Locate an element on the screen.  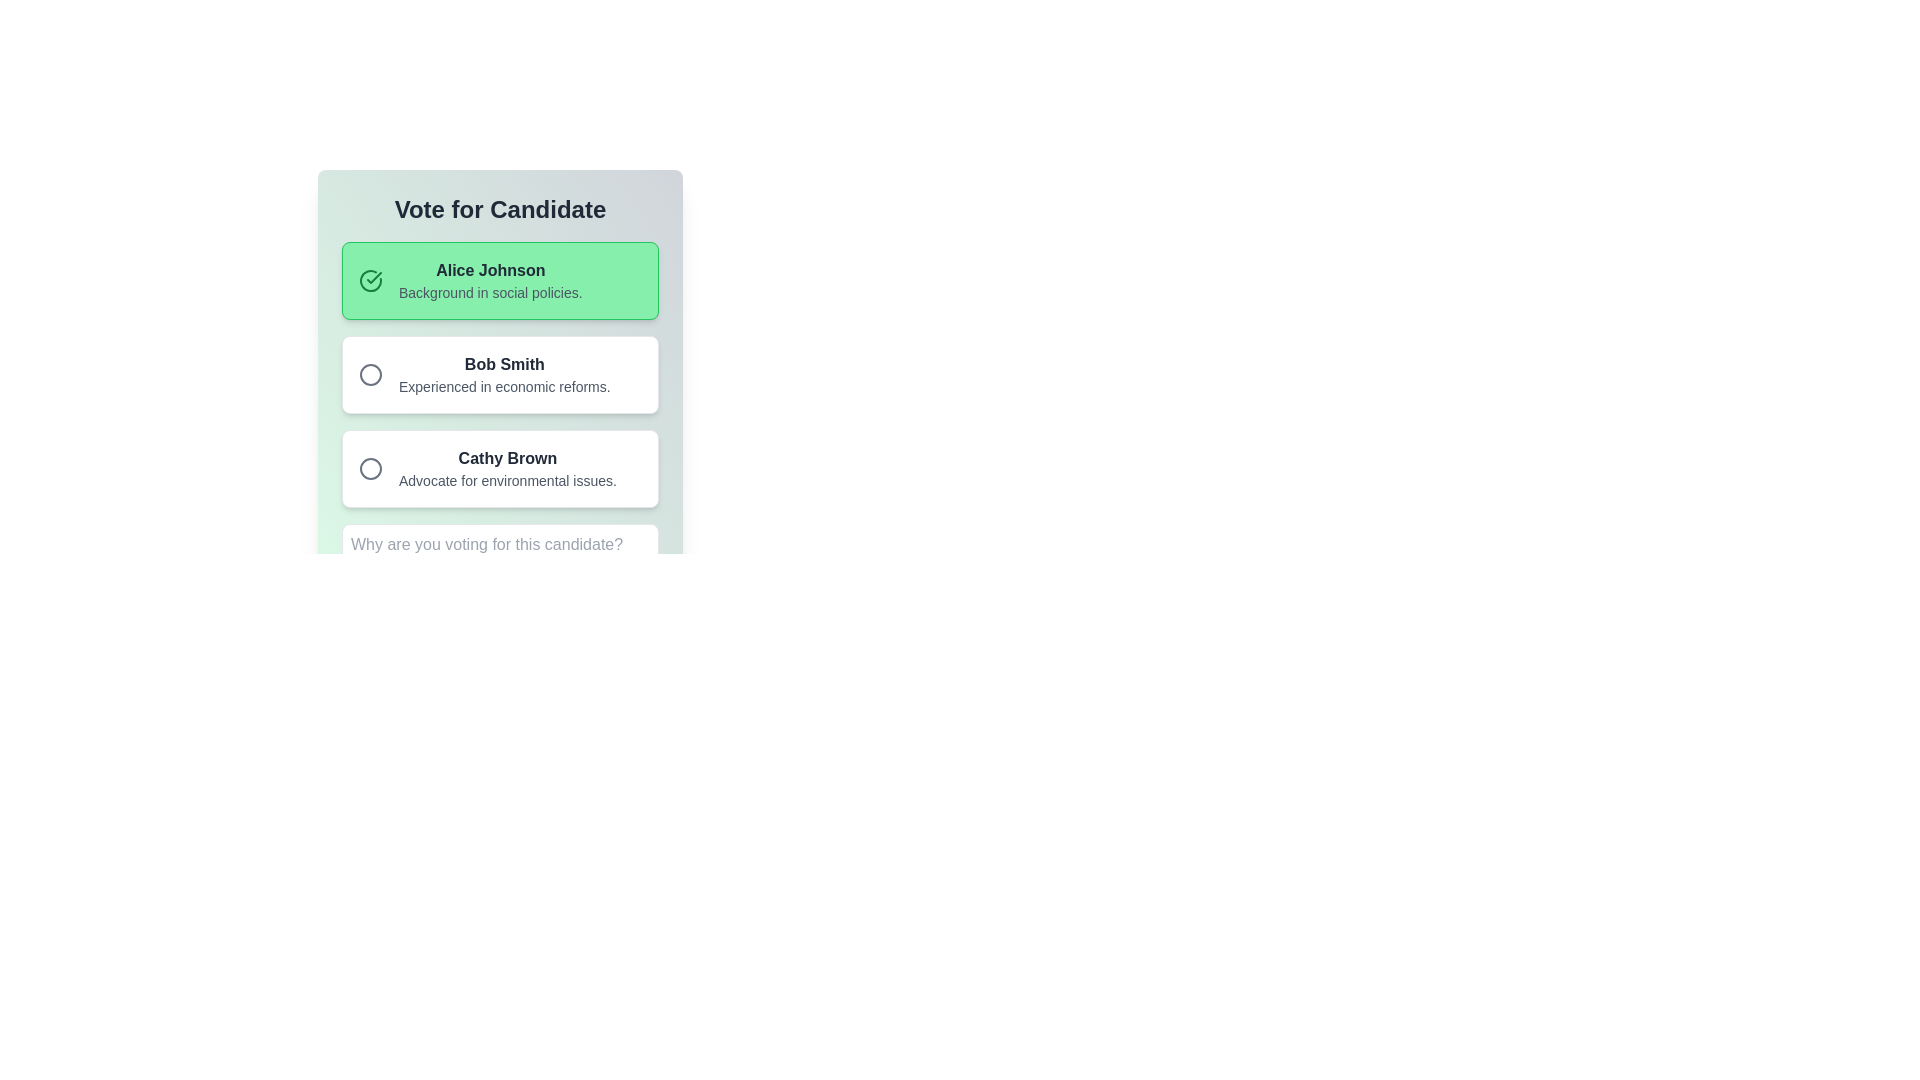
the text input box located below the candidate selection options is located at coordinates (500, 556).